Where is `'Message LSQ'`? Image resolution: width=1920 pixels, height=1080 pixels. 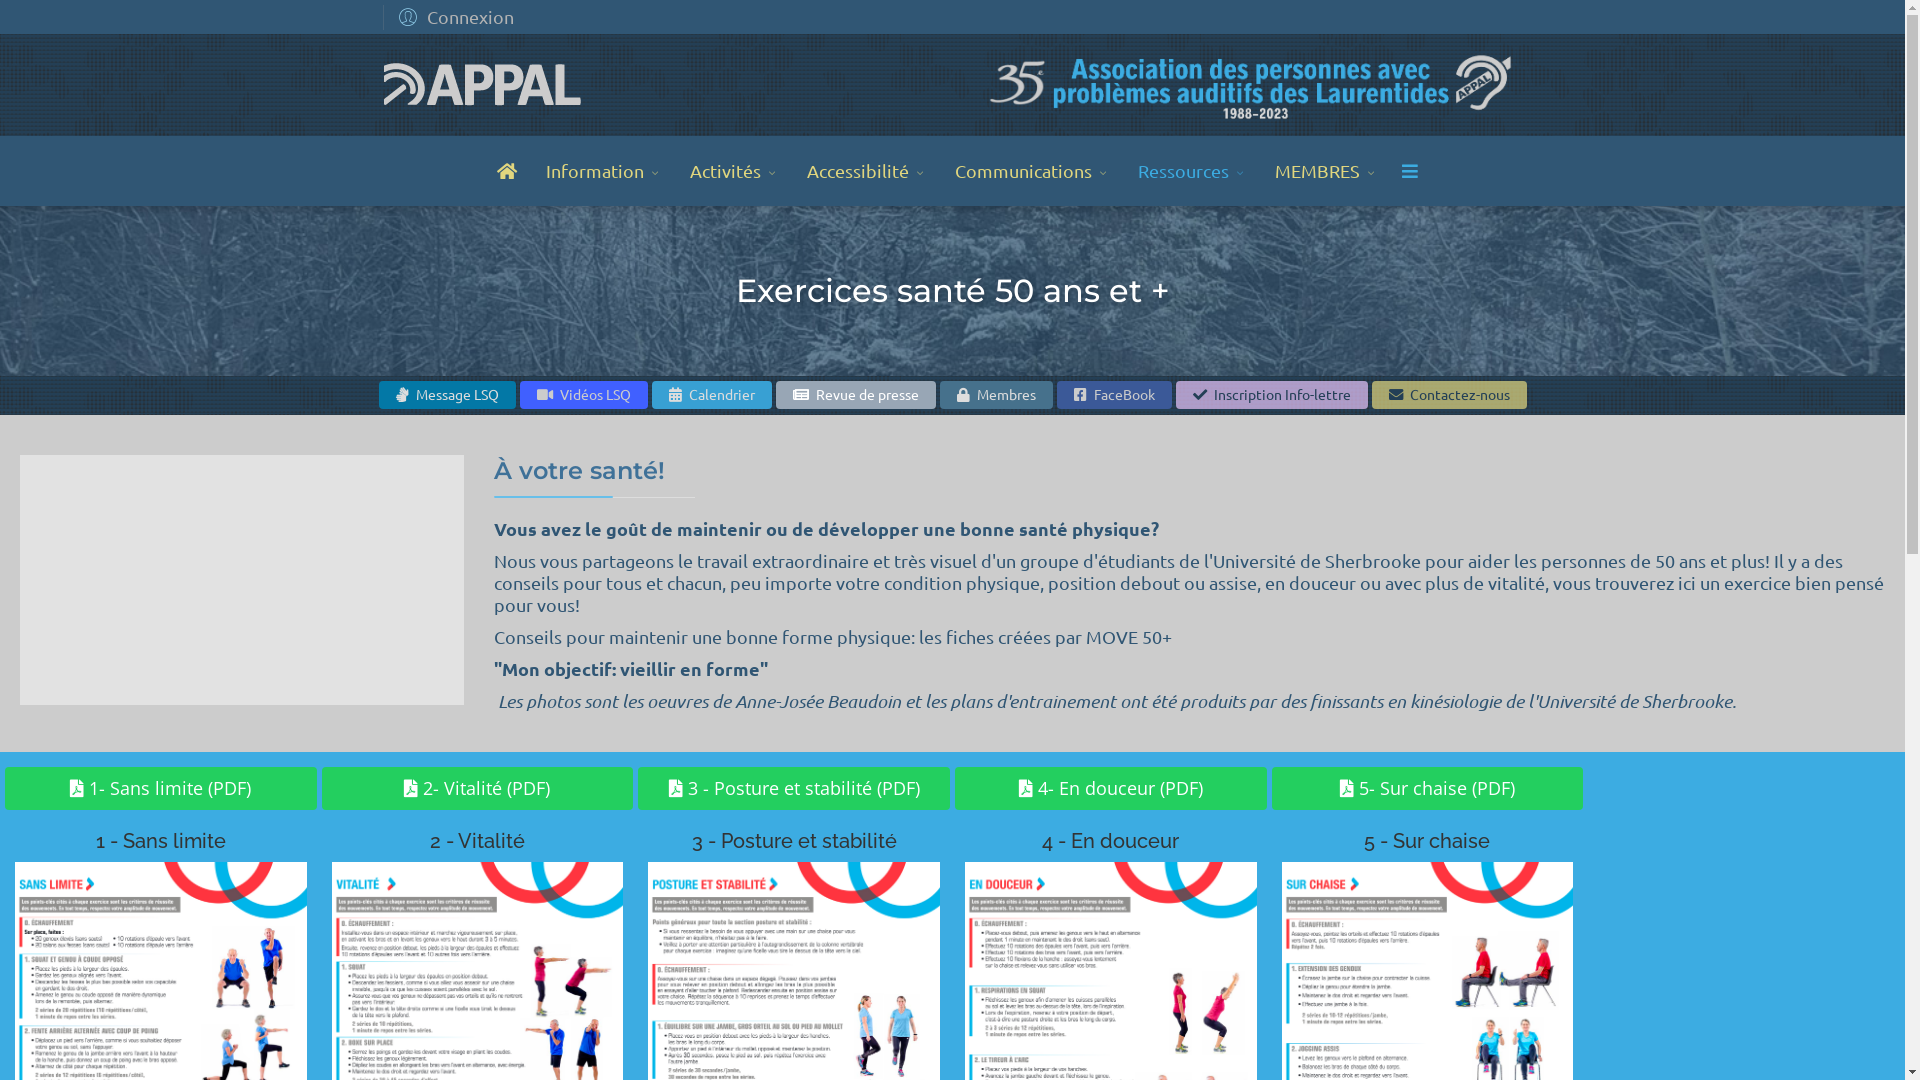 'Message LSQ' is located at coordinates (445, 394).